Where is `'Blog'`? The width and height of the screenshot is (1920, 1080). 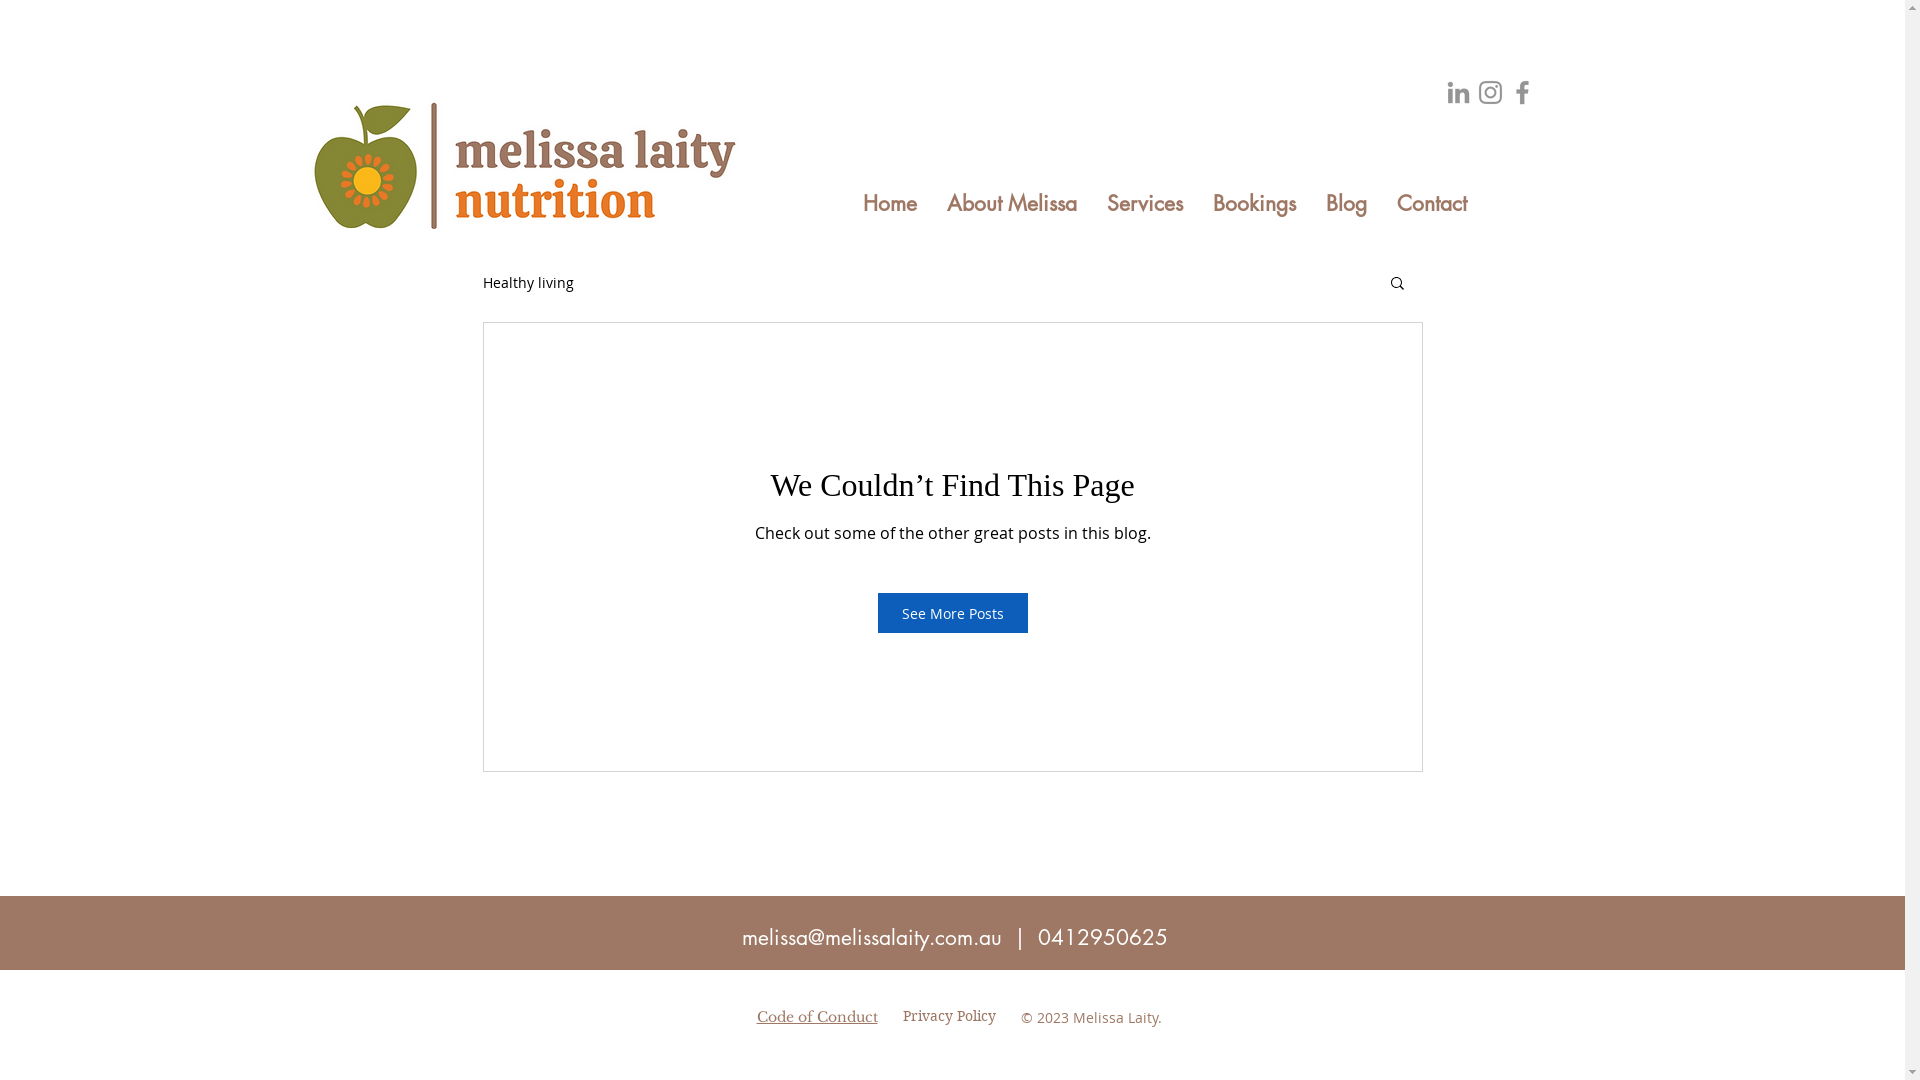 'Blog' is located at coordinates (1310, 204).